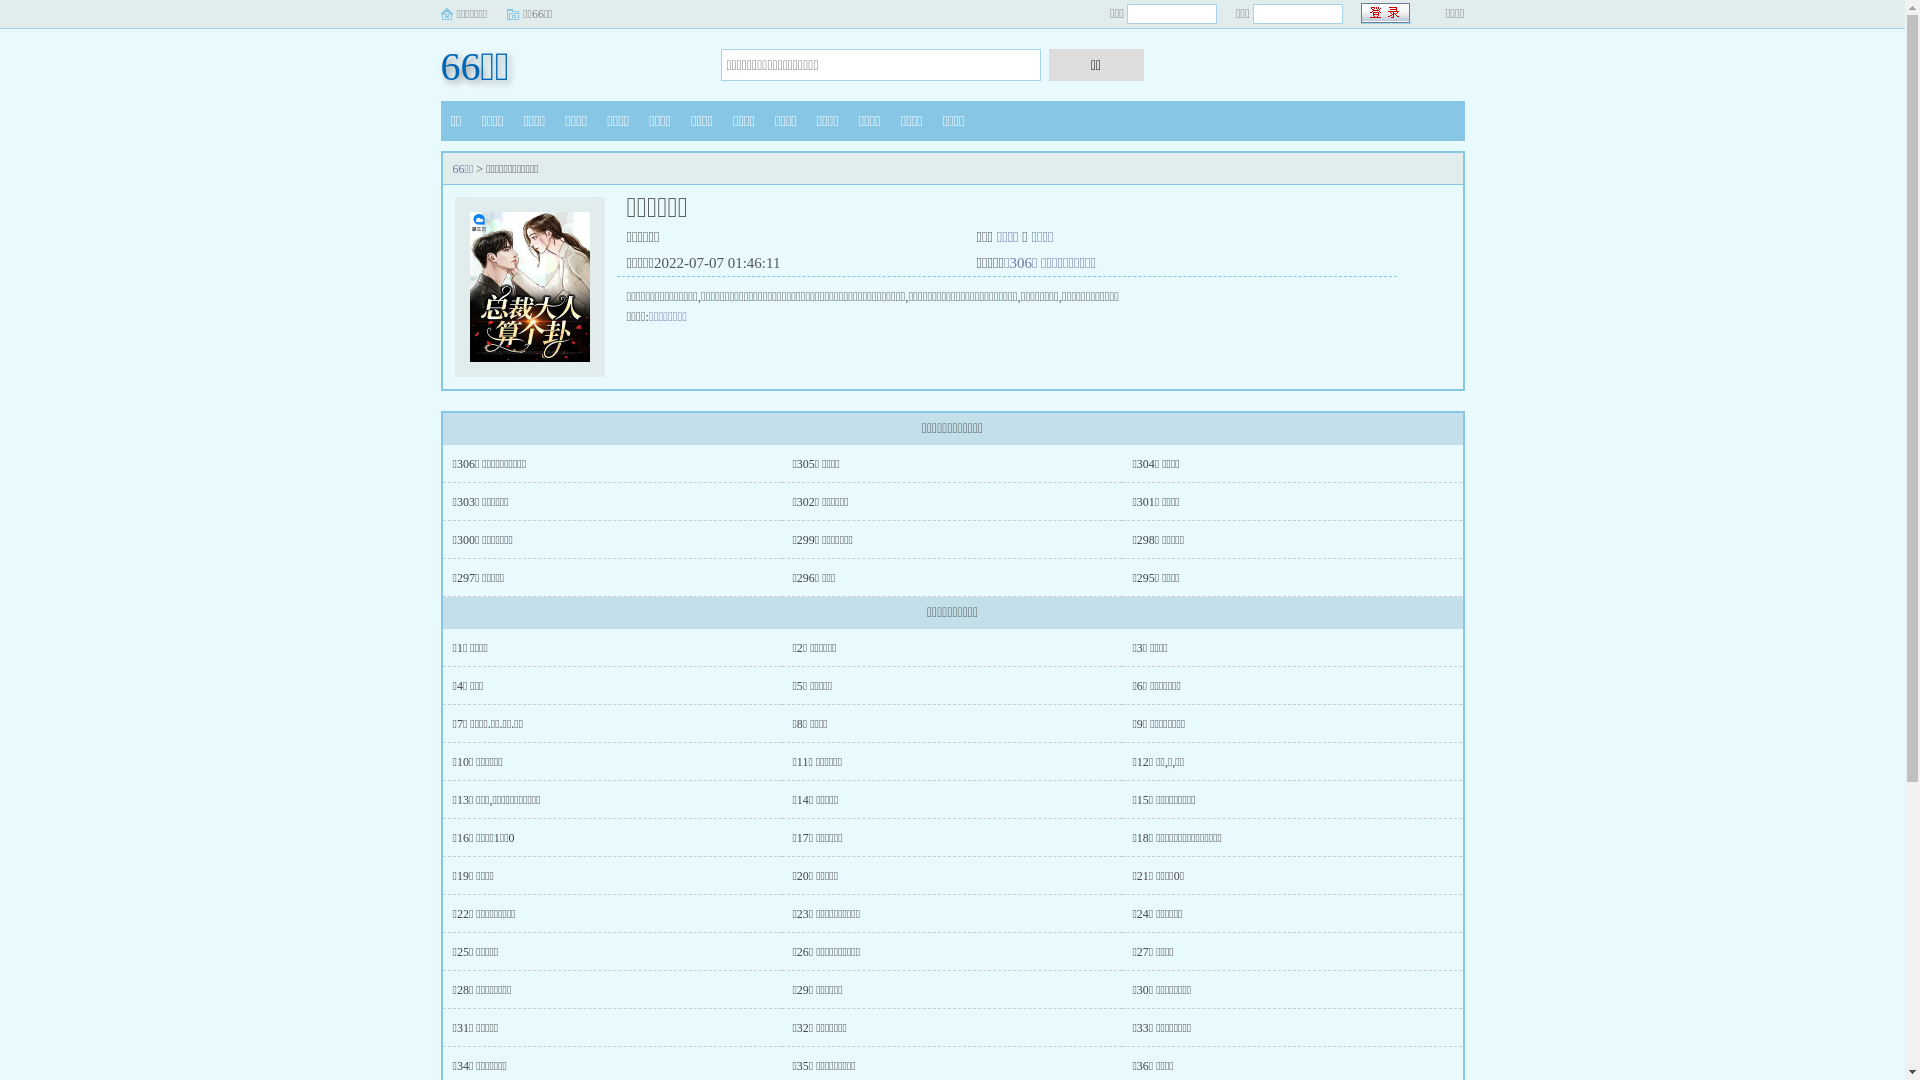  I want to click on ' ', so click(1385, 13).